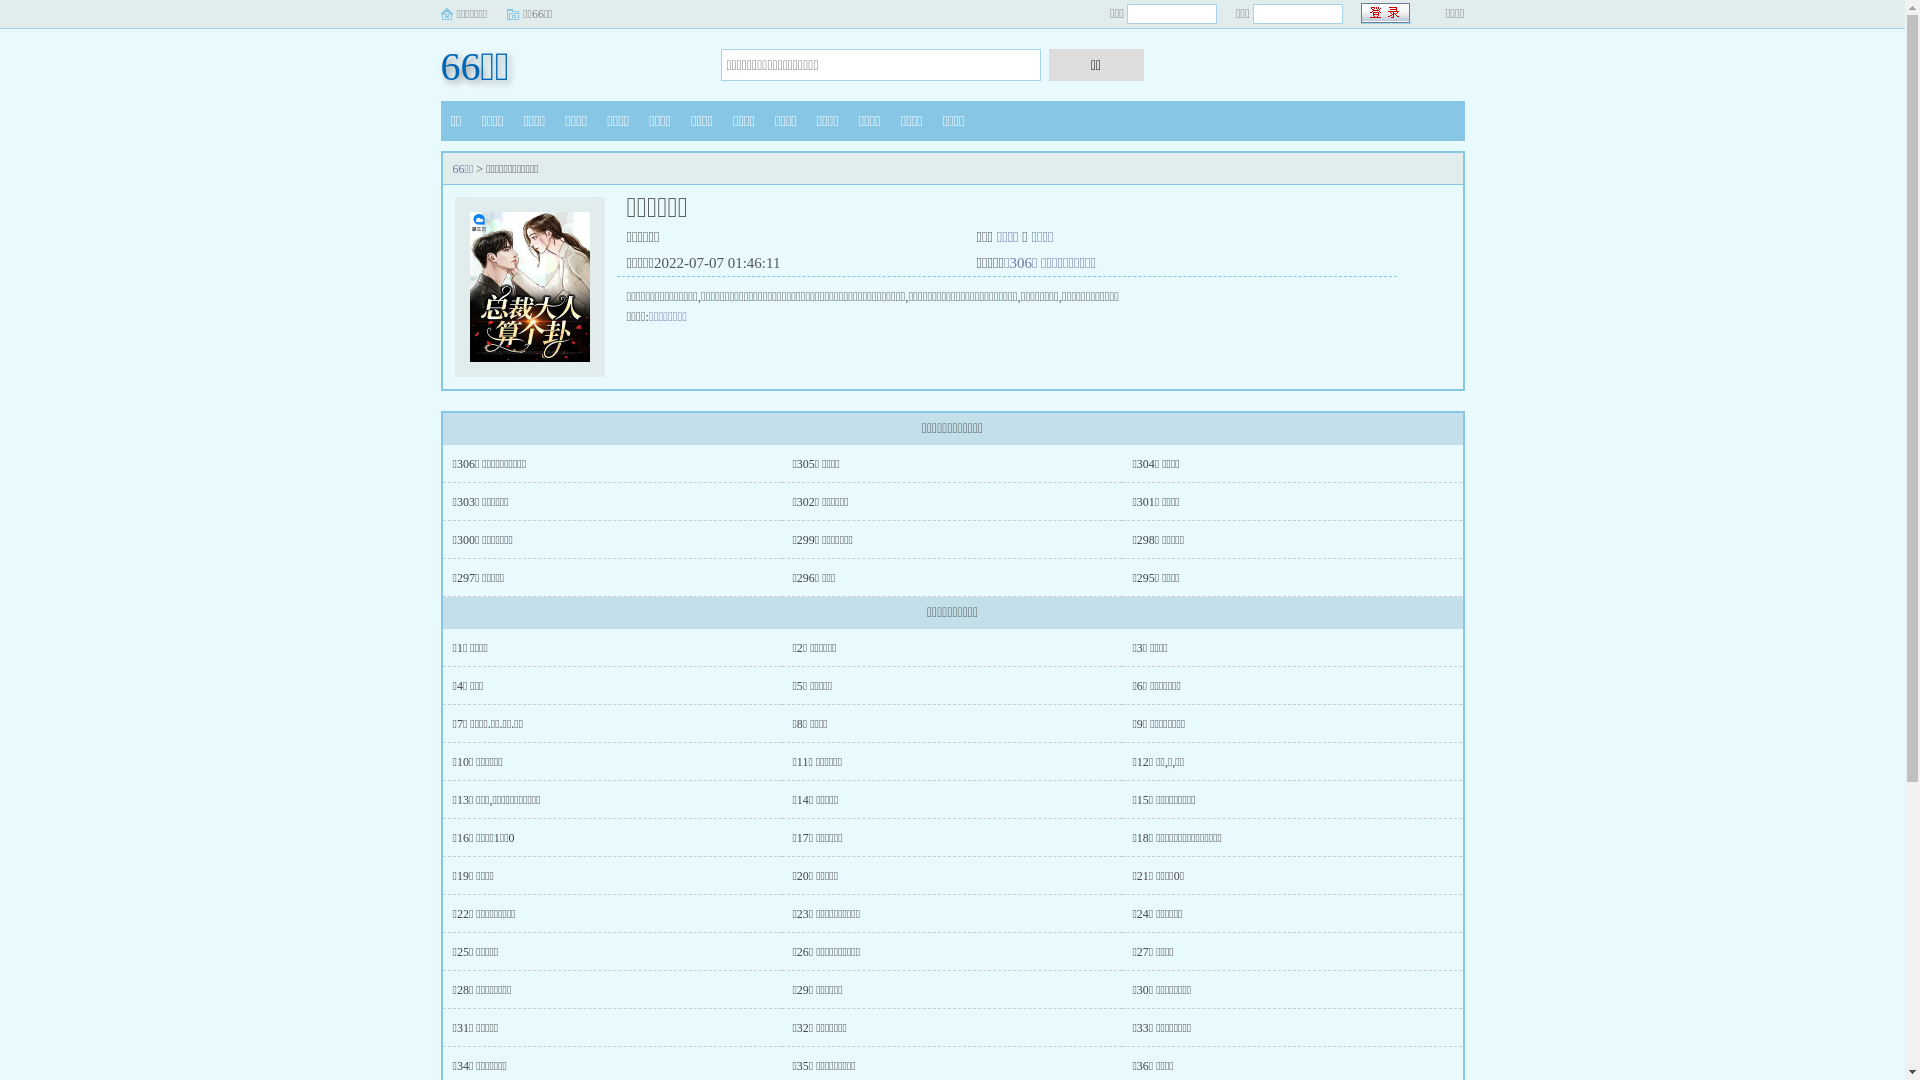  I want to click on ' ', so click(1385, 13).